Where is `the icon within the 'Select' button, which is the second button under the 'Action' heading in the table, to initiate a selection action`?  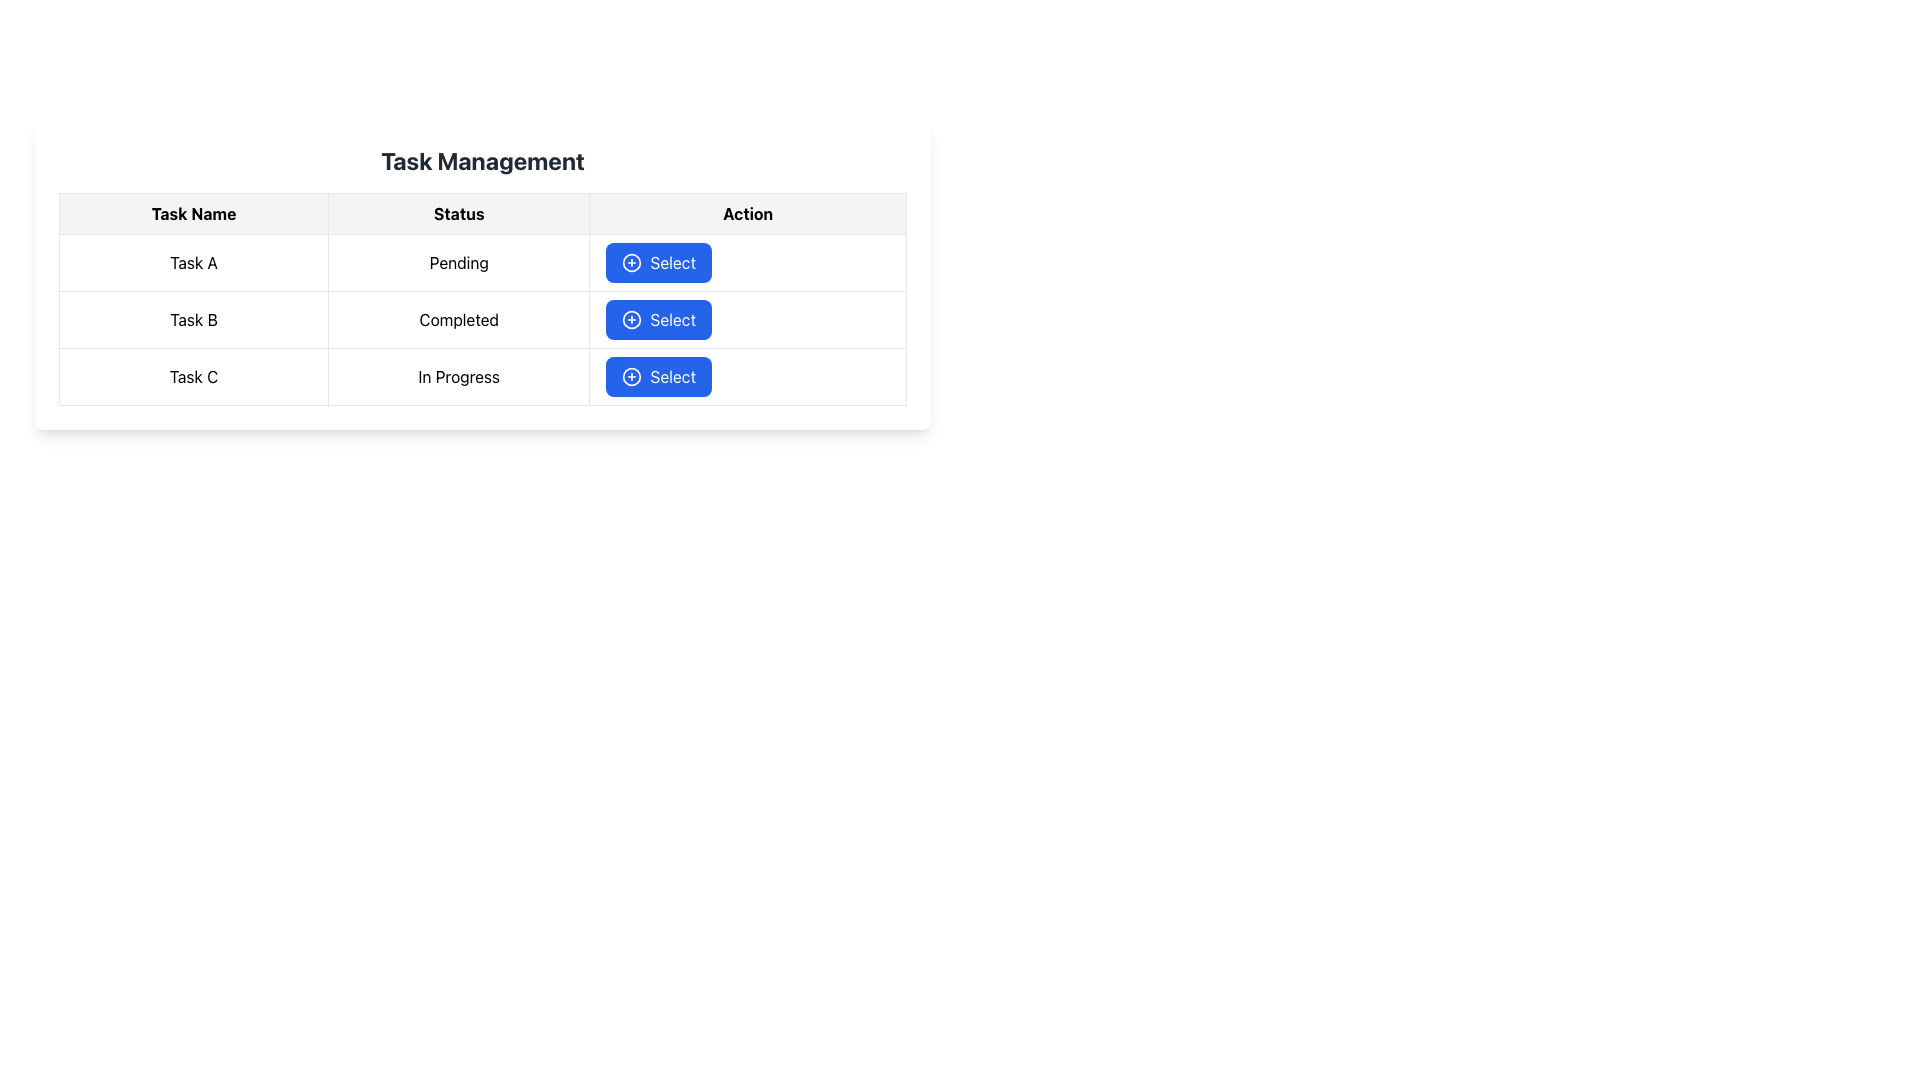
the icon within the 'Select' button, which is the second button under the 'Action' heading in the table, to initiate a selection action is located at coordinates (631, 319).